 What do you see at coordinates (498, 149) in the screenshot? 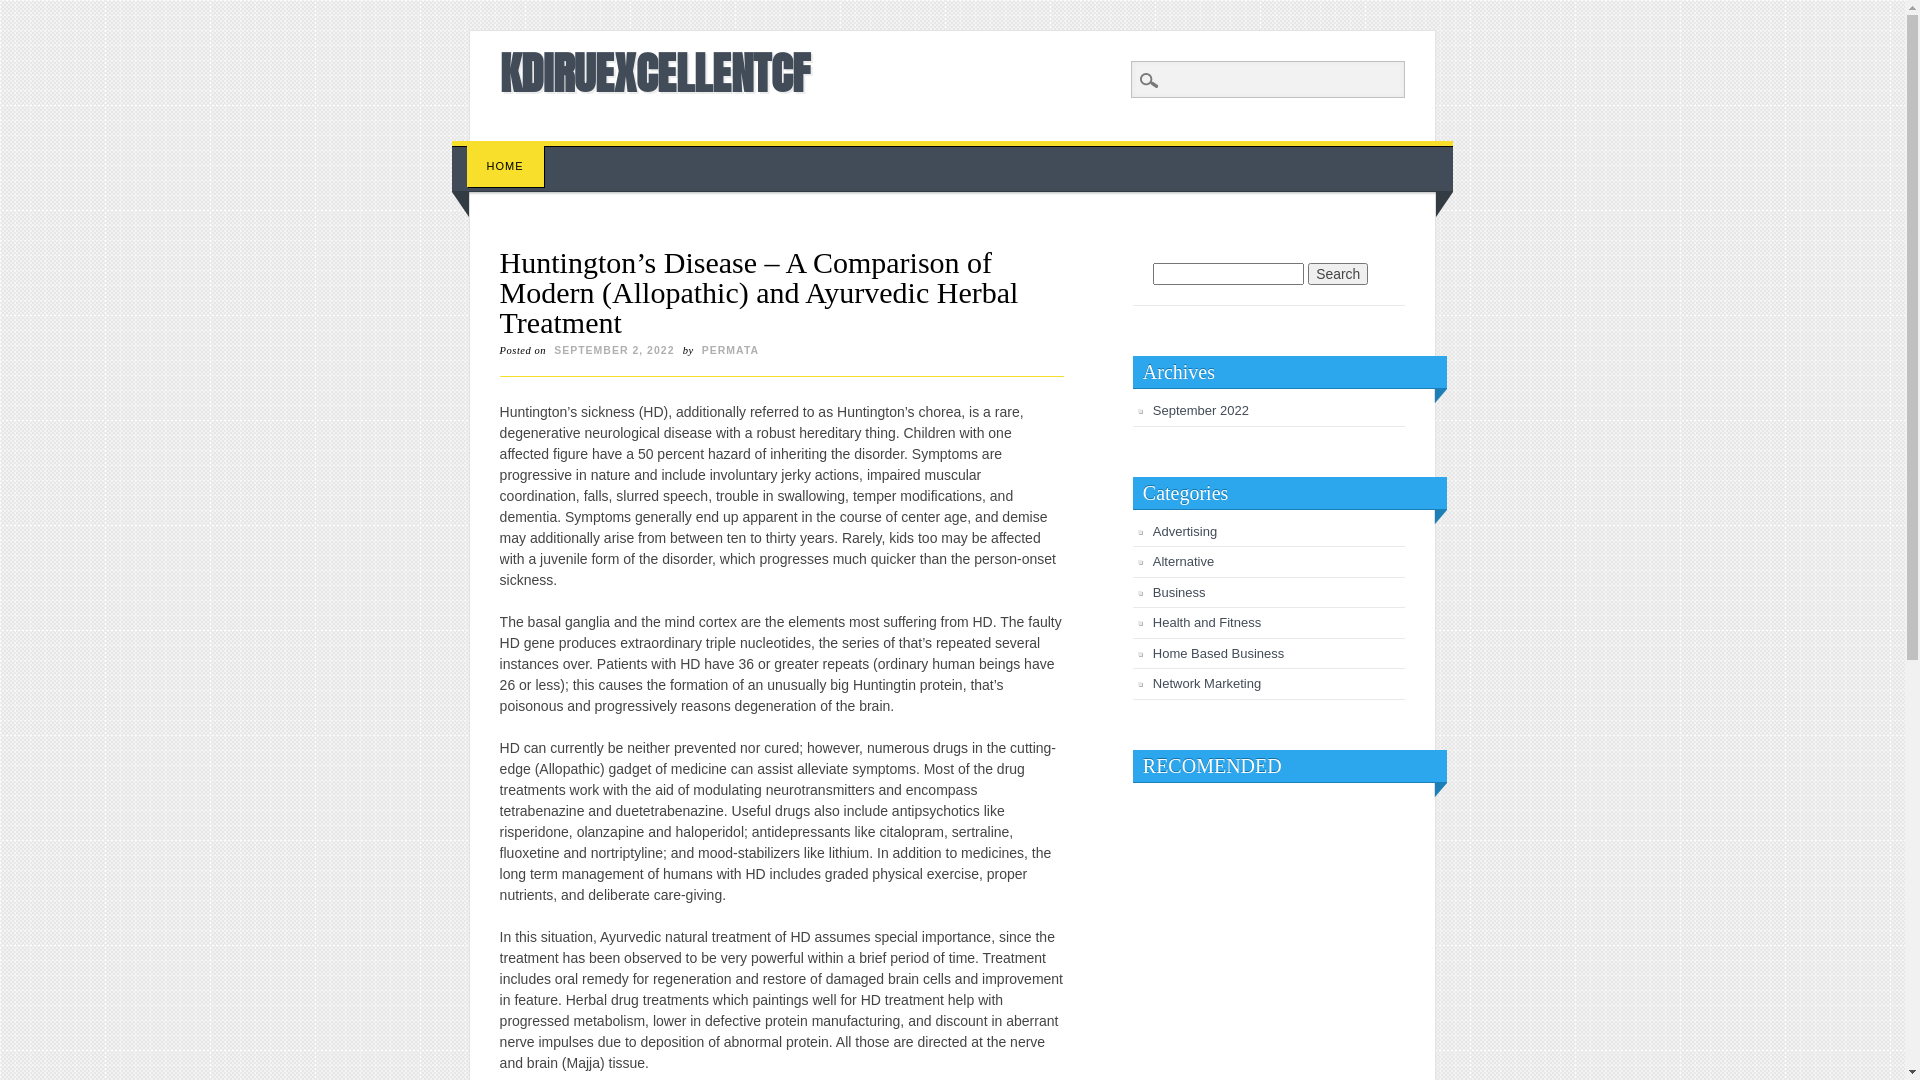
I see `'Skip to content'` at bounding box center [498, 149].